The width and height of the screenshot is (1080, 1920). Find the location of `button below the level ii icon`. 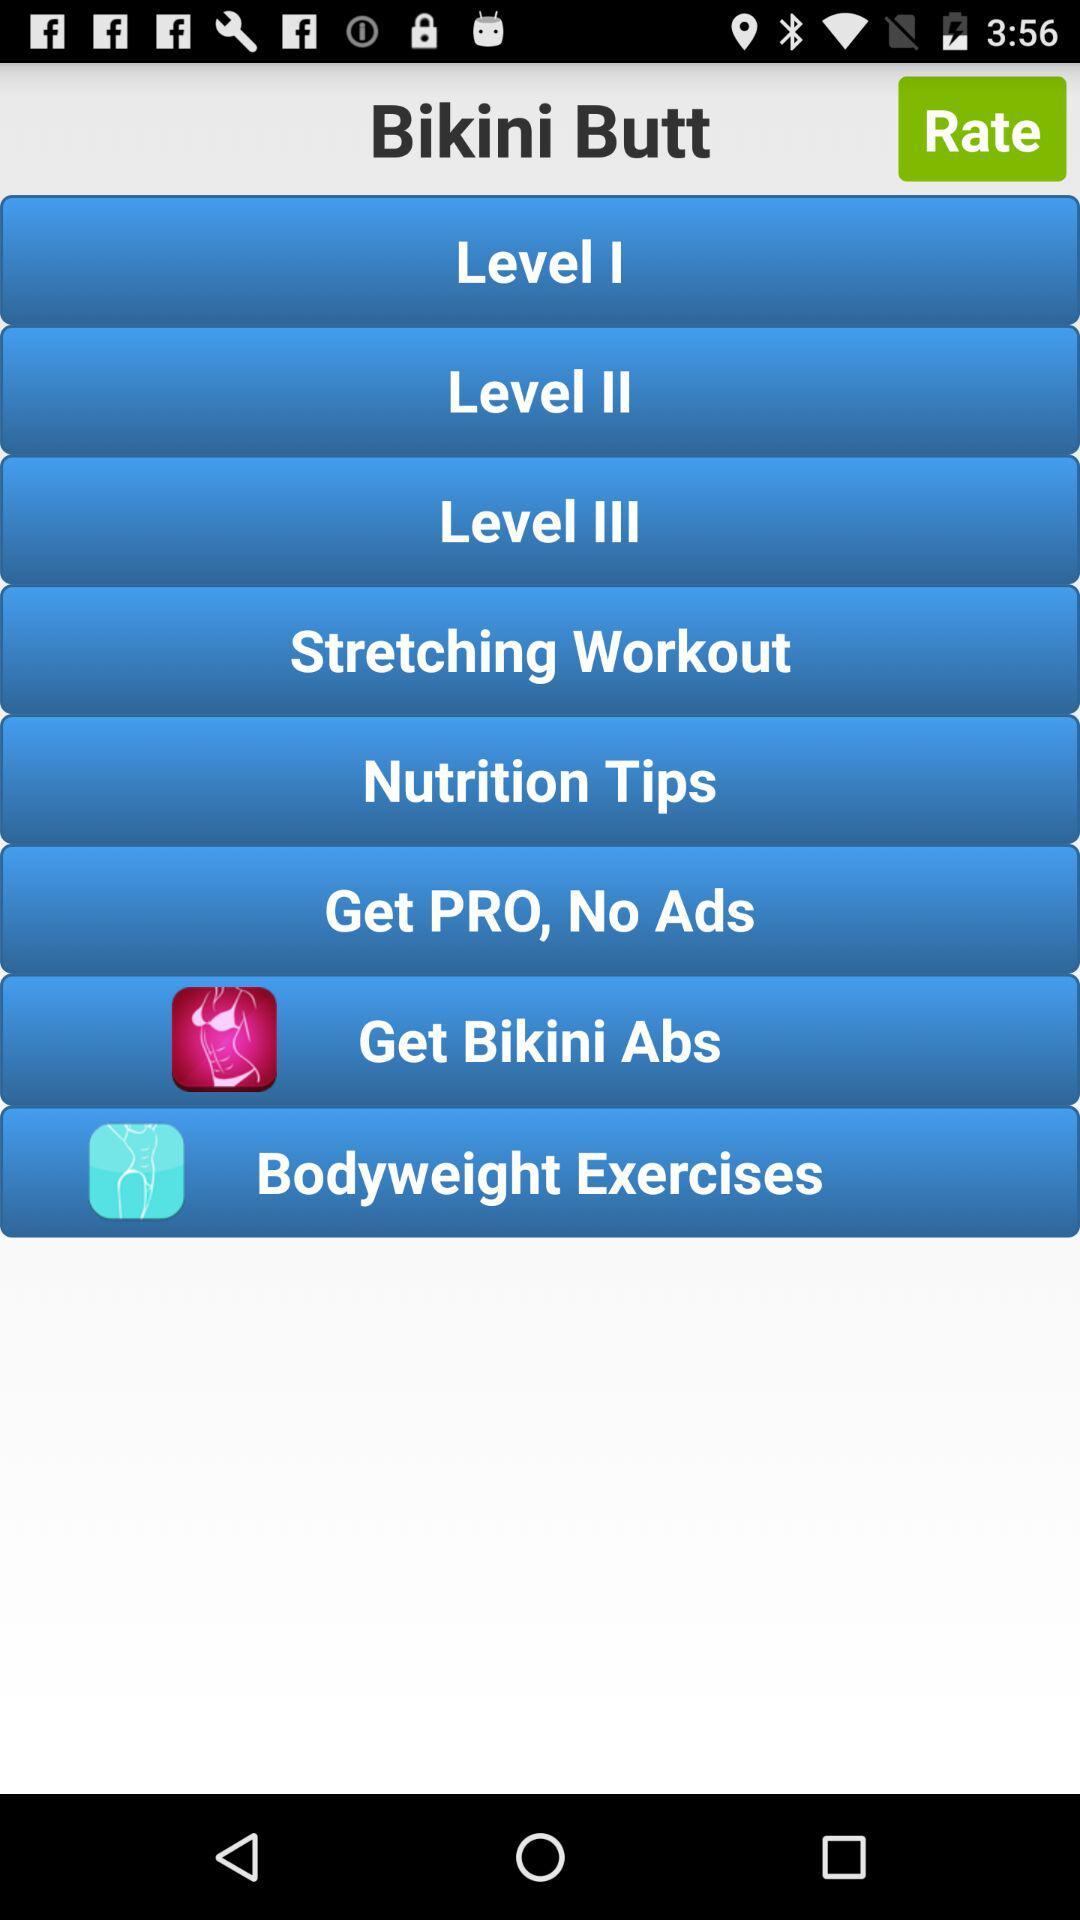

button below the level ii icon is located at coordinates (540, 519).